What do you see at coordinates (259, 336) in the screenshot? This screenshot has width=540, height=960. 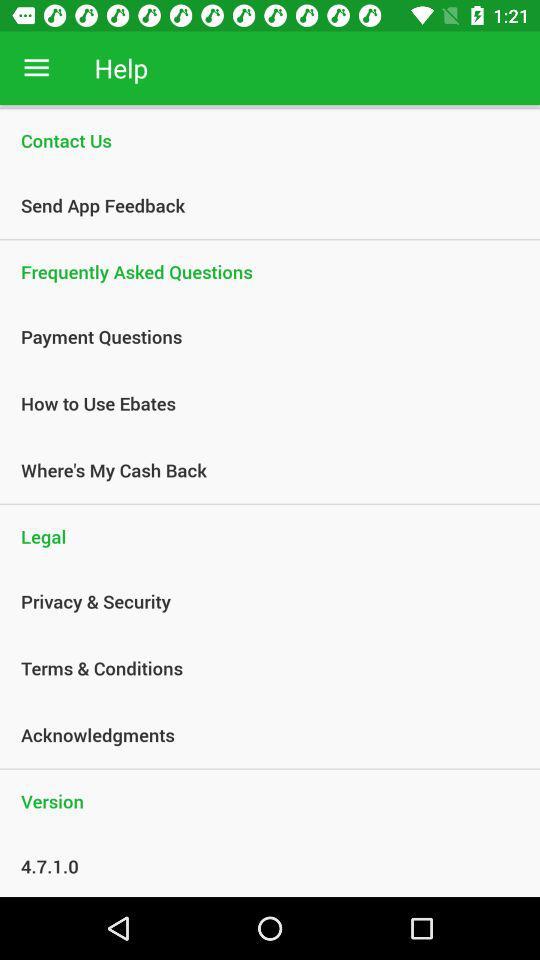 I see `payment questions` at bounding box center [259, 336].